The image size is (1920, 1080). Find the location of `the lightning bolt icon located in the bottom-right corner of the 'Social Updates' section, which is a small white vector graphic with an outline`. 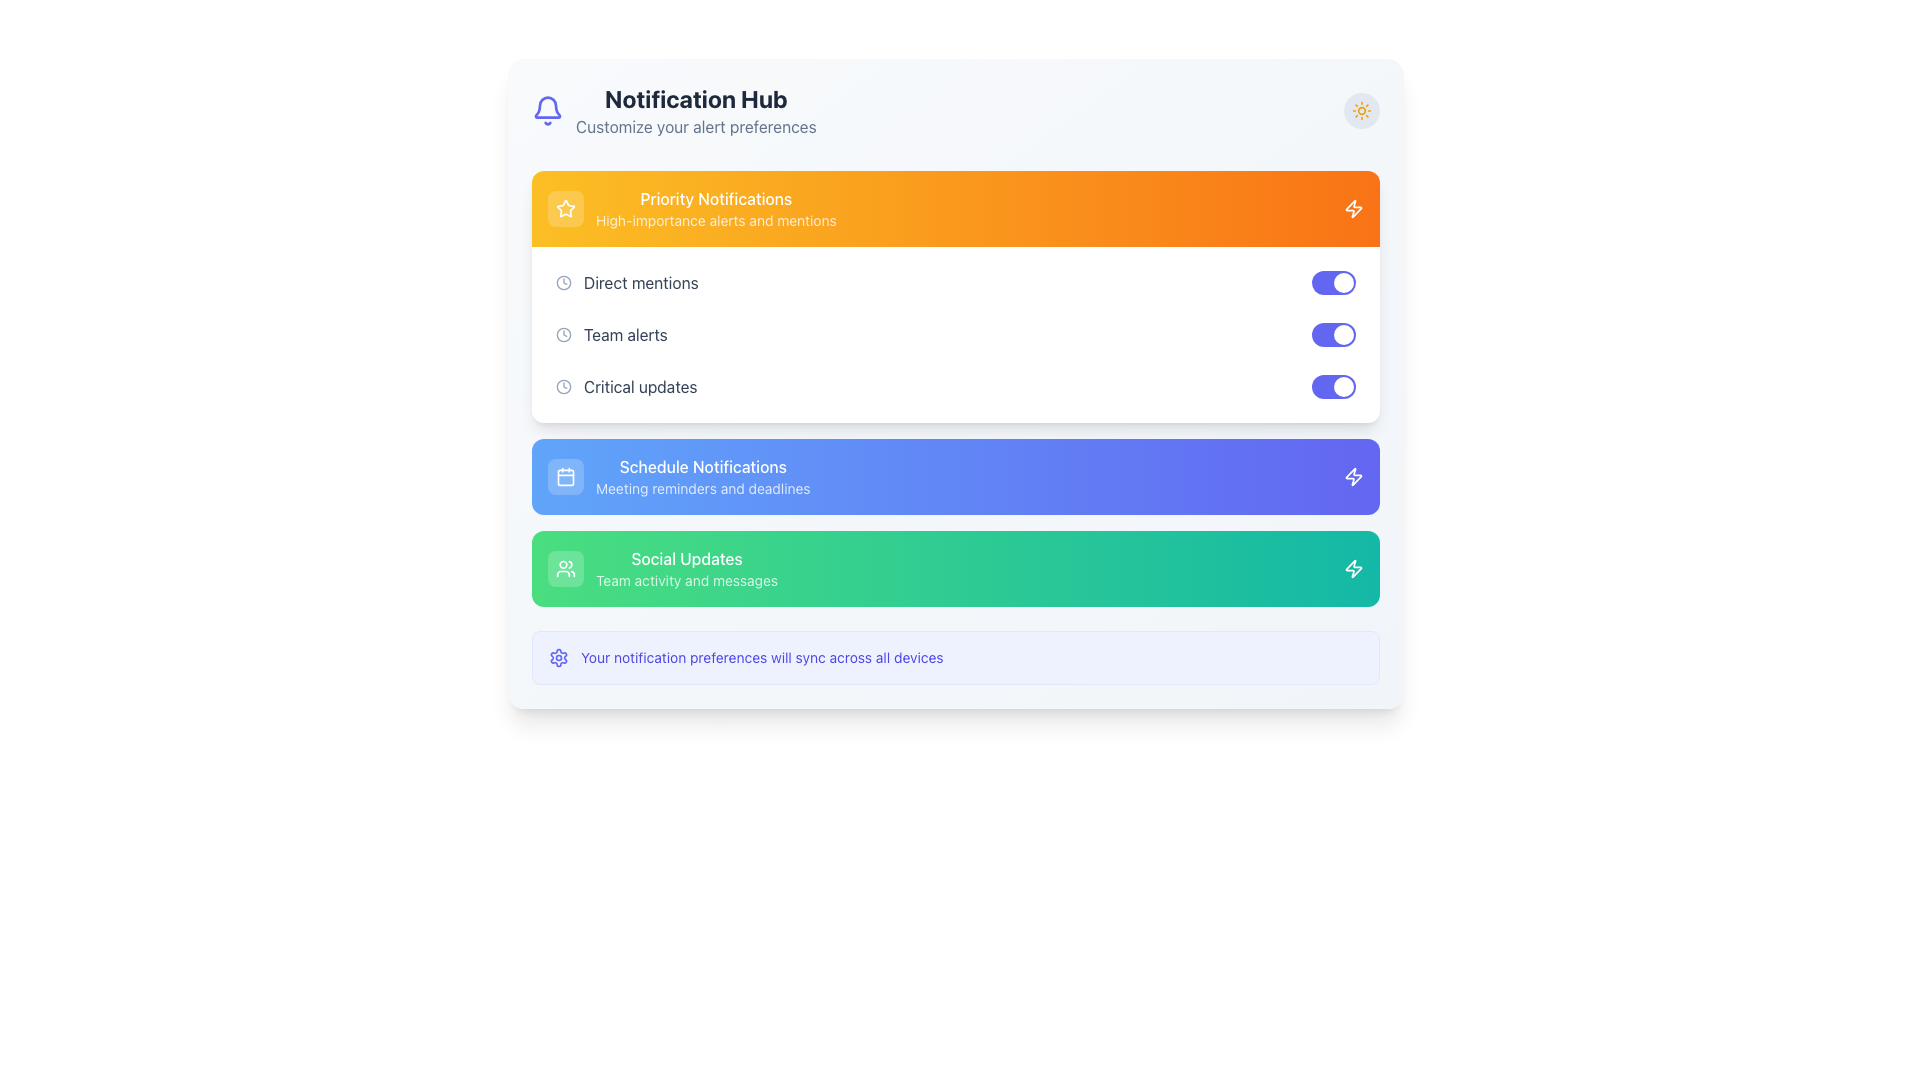

the lightning bolt icon located in the bottom-right corner of the 'Social Updates' section, which is a small white vector graphic with an outline is located at coordinates (1353, 569).